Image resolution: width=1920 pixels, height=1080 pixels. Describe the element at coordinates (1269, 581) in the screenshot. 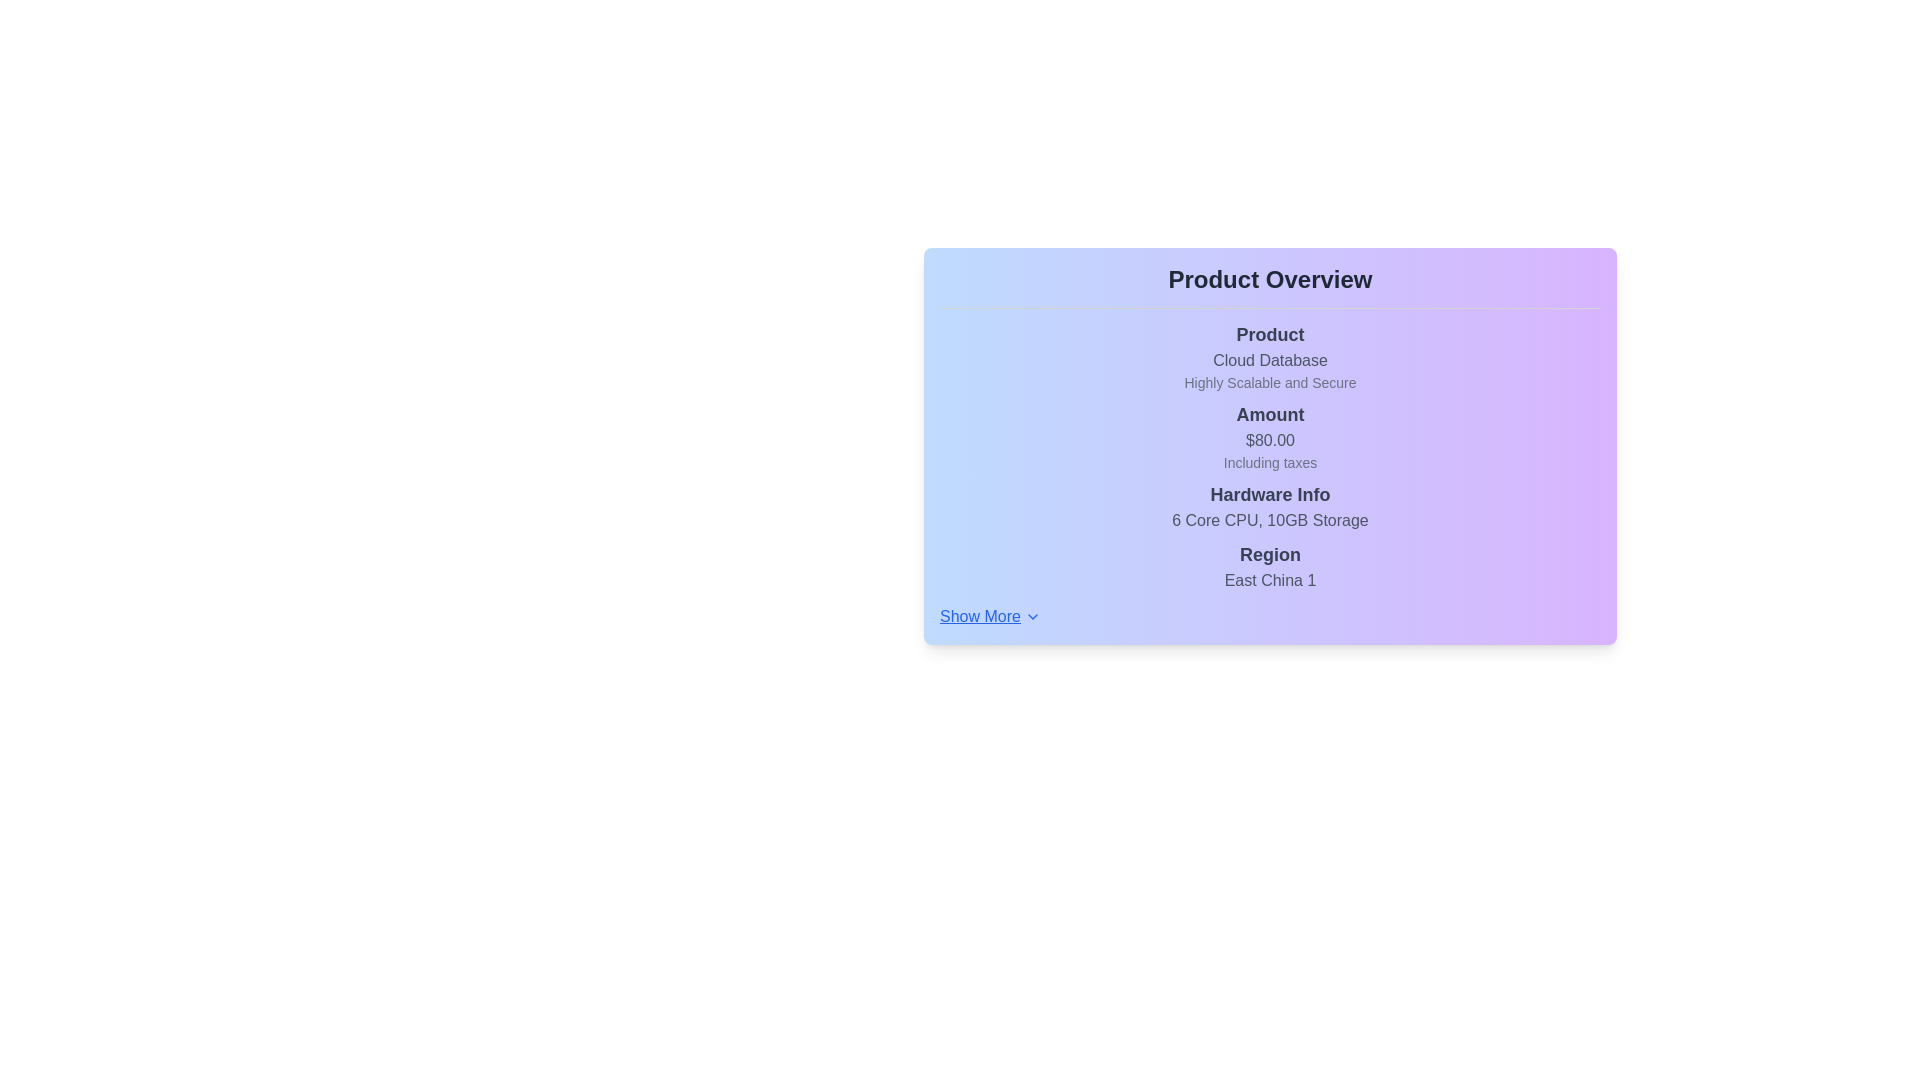

I see `the 'Region' Label that displays the specific region's name within the dashboard interface` at that location.